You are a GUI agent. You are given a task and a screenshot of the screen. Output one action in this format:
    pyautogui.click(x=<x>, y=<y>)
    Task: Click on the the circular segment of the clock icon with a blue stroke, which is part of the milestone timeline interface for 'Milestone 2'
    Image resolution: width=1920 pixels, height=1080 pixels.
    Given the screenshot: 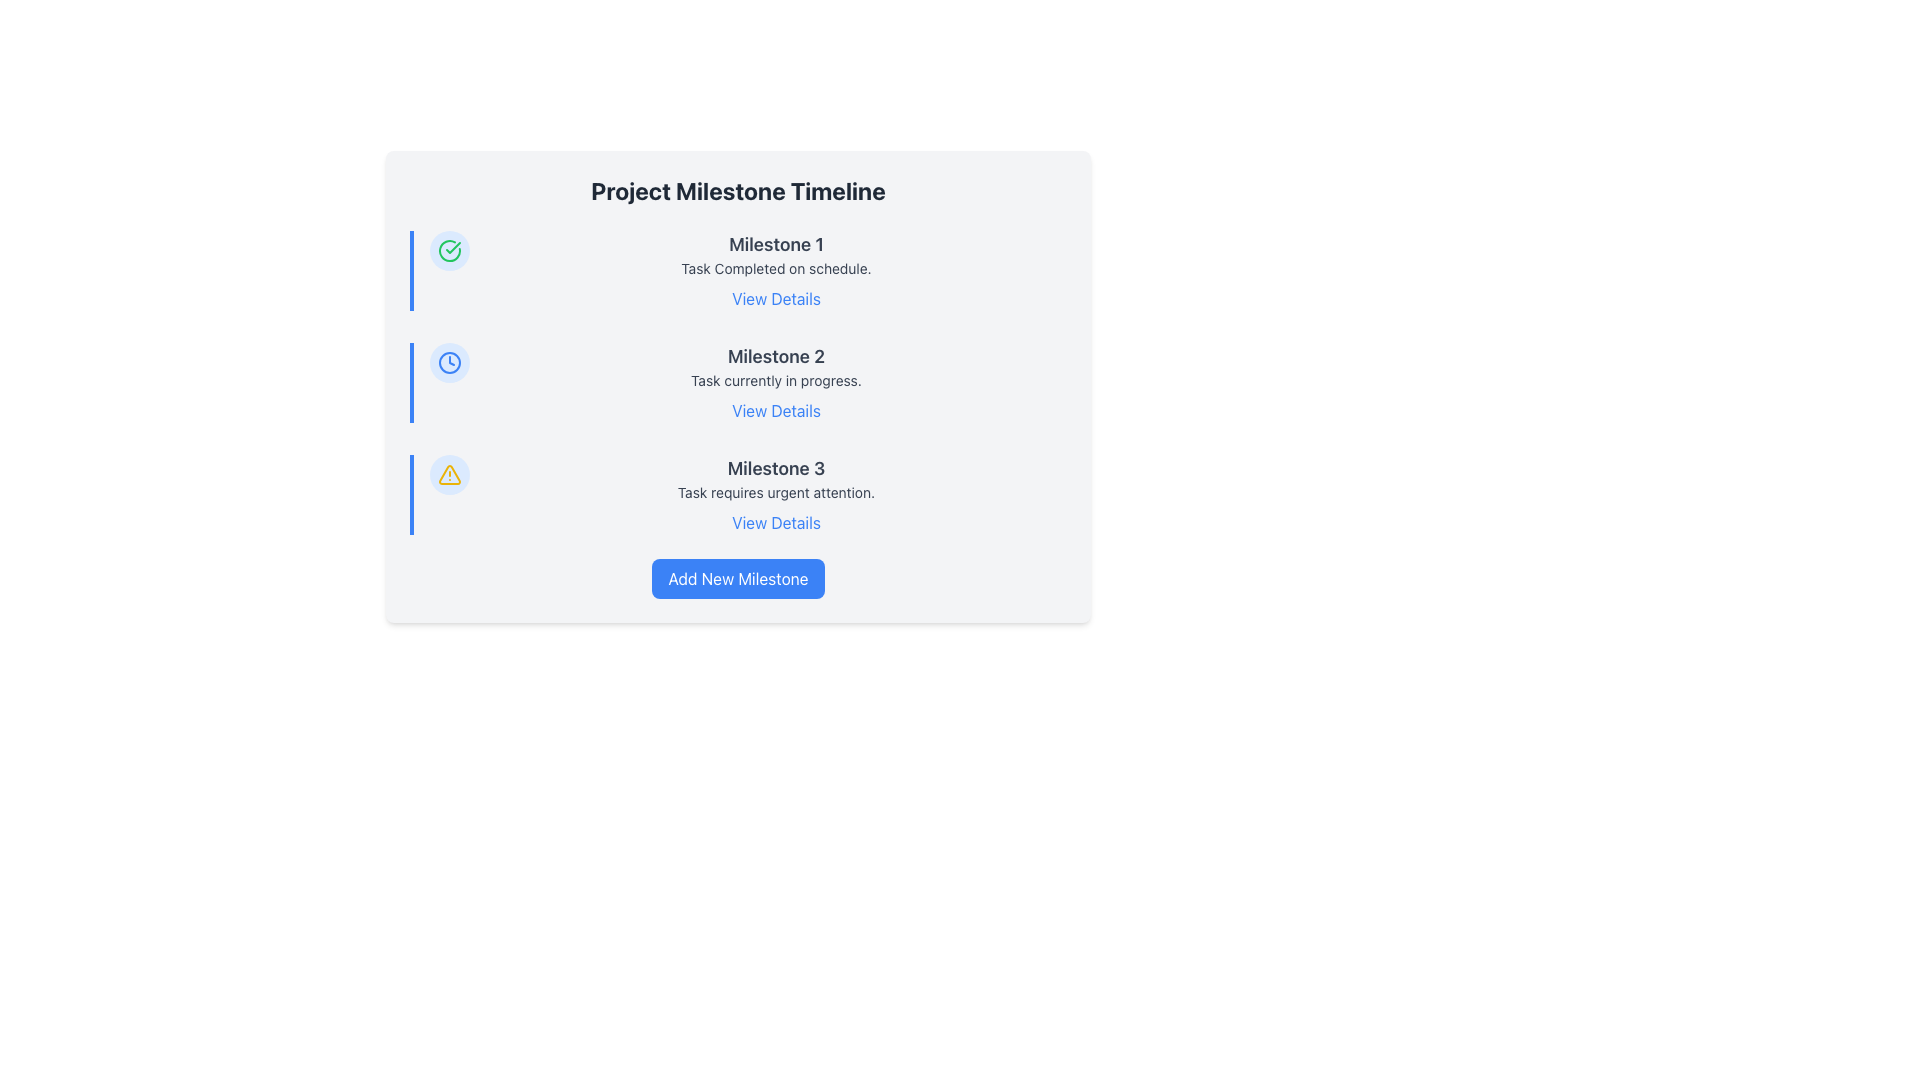 What is the action you would take?
    pyautogui.click(x=449, y=362)
    